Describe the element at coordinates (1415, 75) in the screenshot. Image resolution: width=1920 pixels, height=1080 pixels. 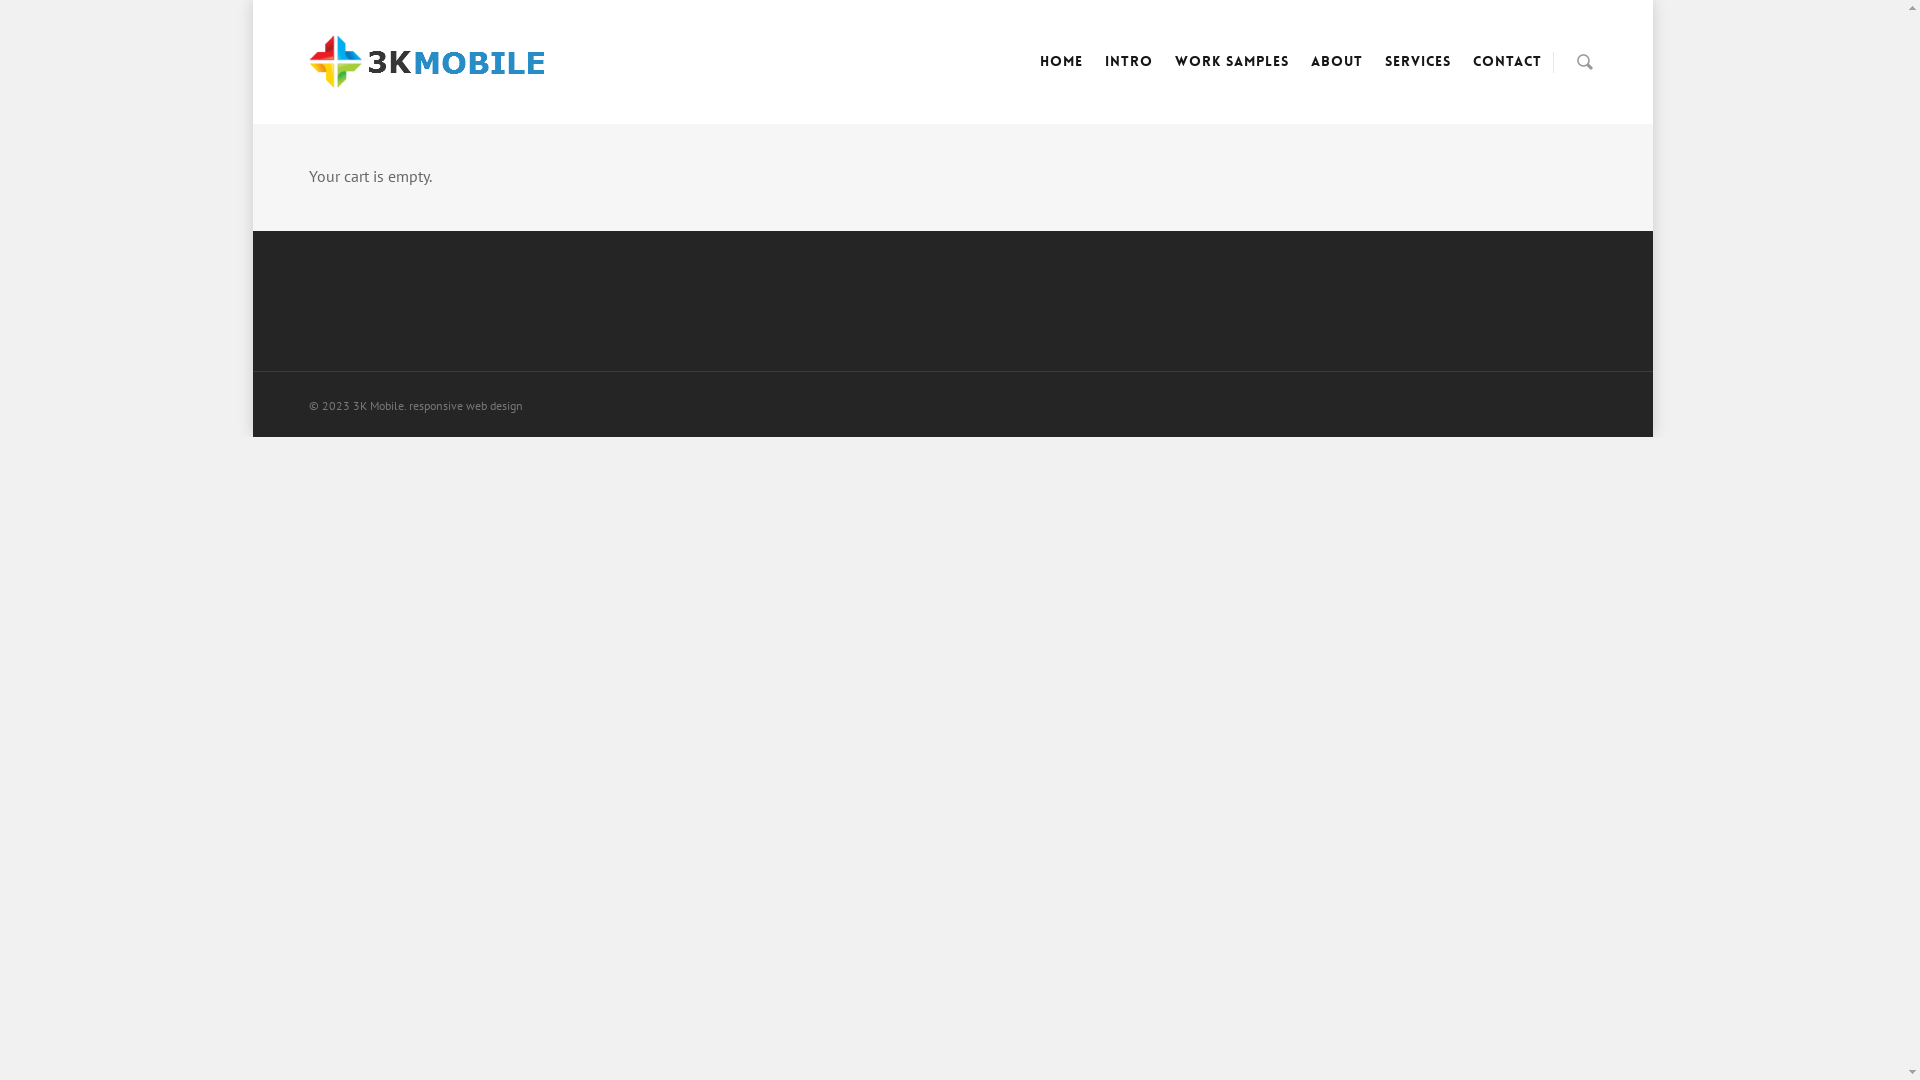
I see `'Services'` at that location.